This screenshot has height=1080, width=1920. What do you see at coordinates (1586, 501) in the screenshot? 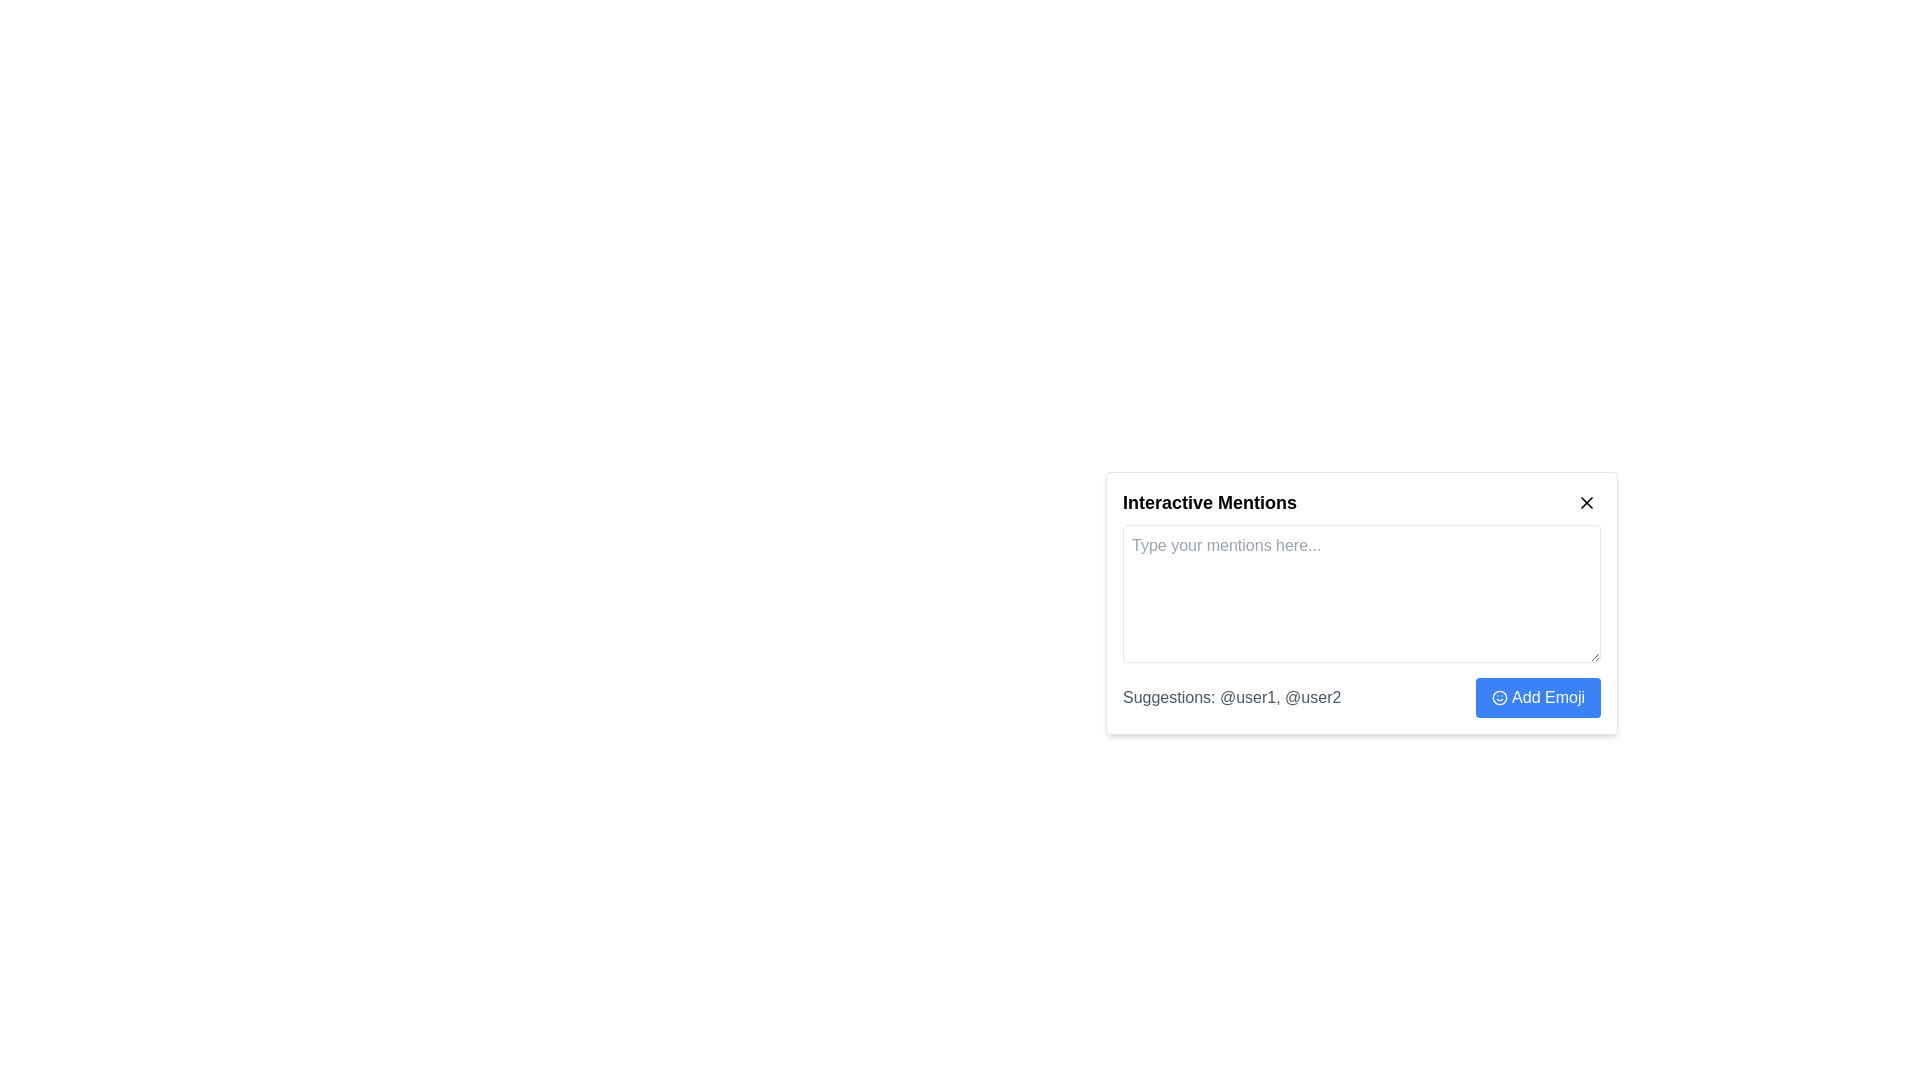
I see `the 'X' icon button located at the top-right corner of the 'Interactive Mentions' section` at bounding box center [1586, 501].